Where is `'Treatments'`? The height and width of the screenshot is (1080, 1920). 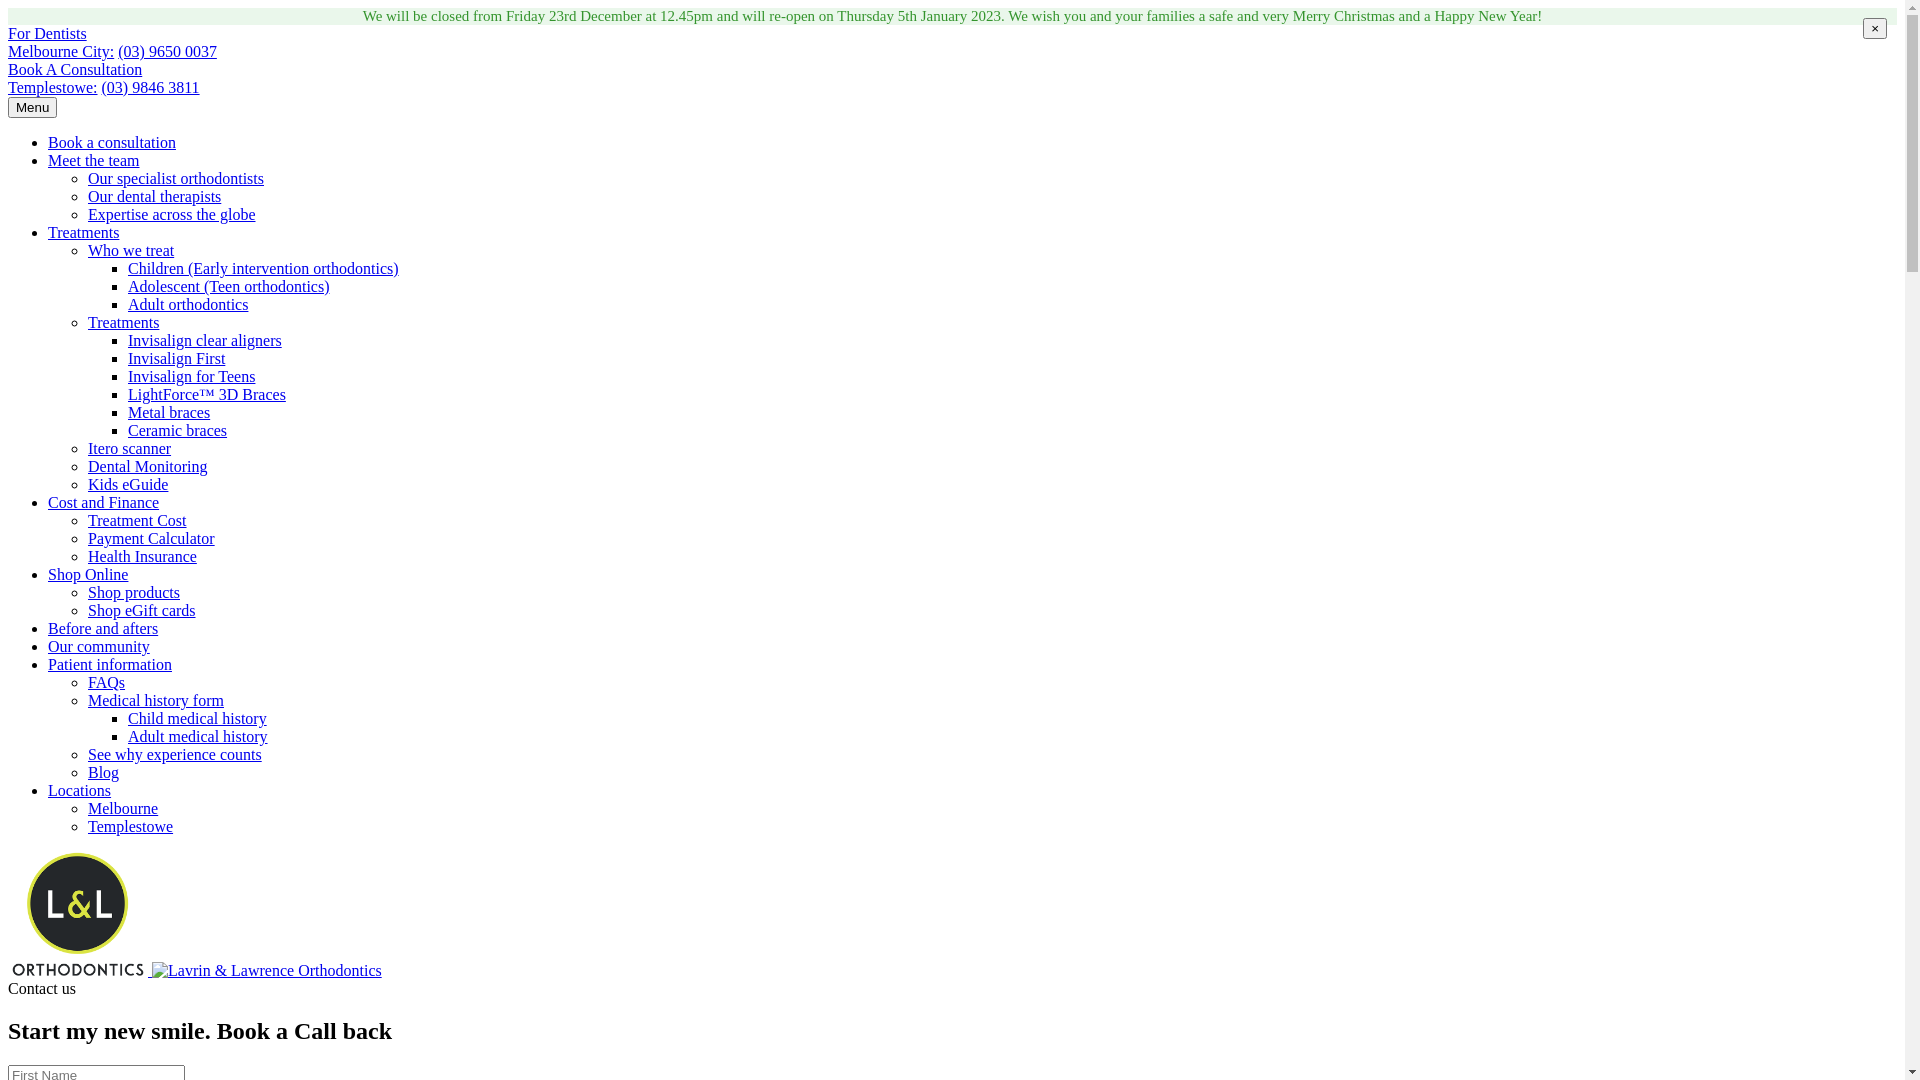
'Treatments' is located at coordinates (86, 321).